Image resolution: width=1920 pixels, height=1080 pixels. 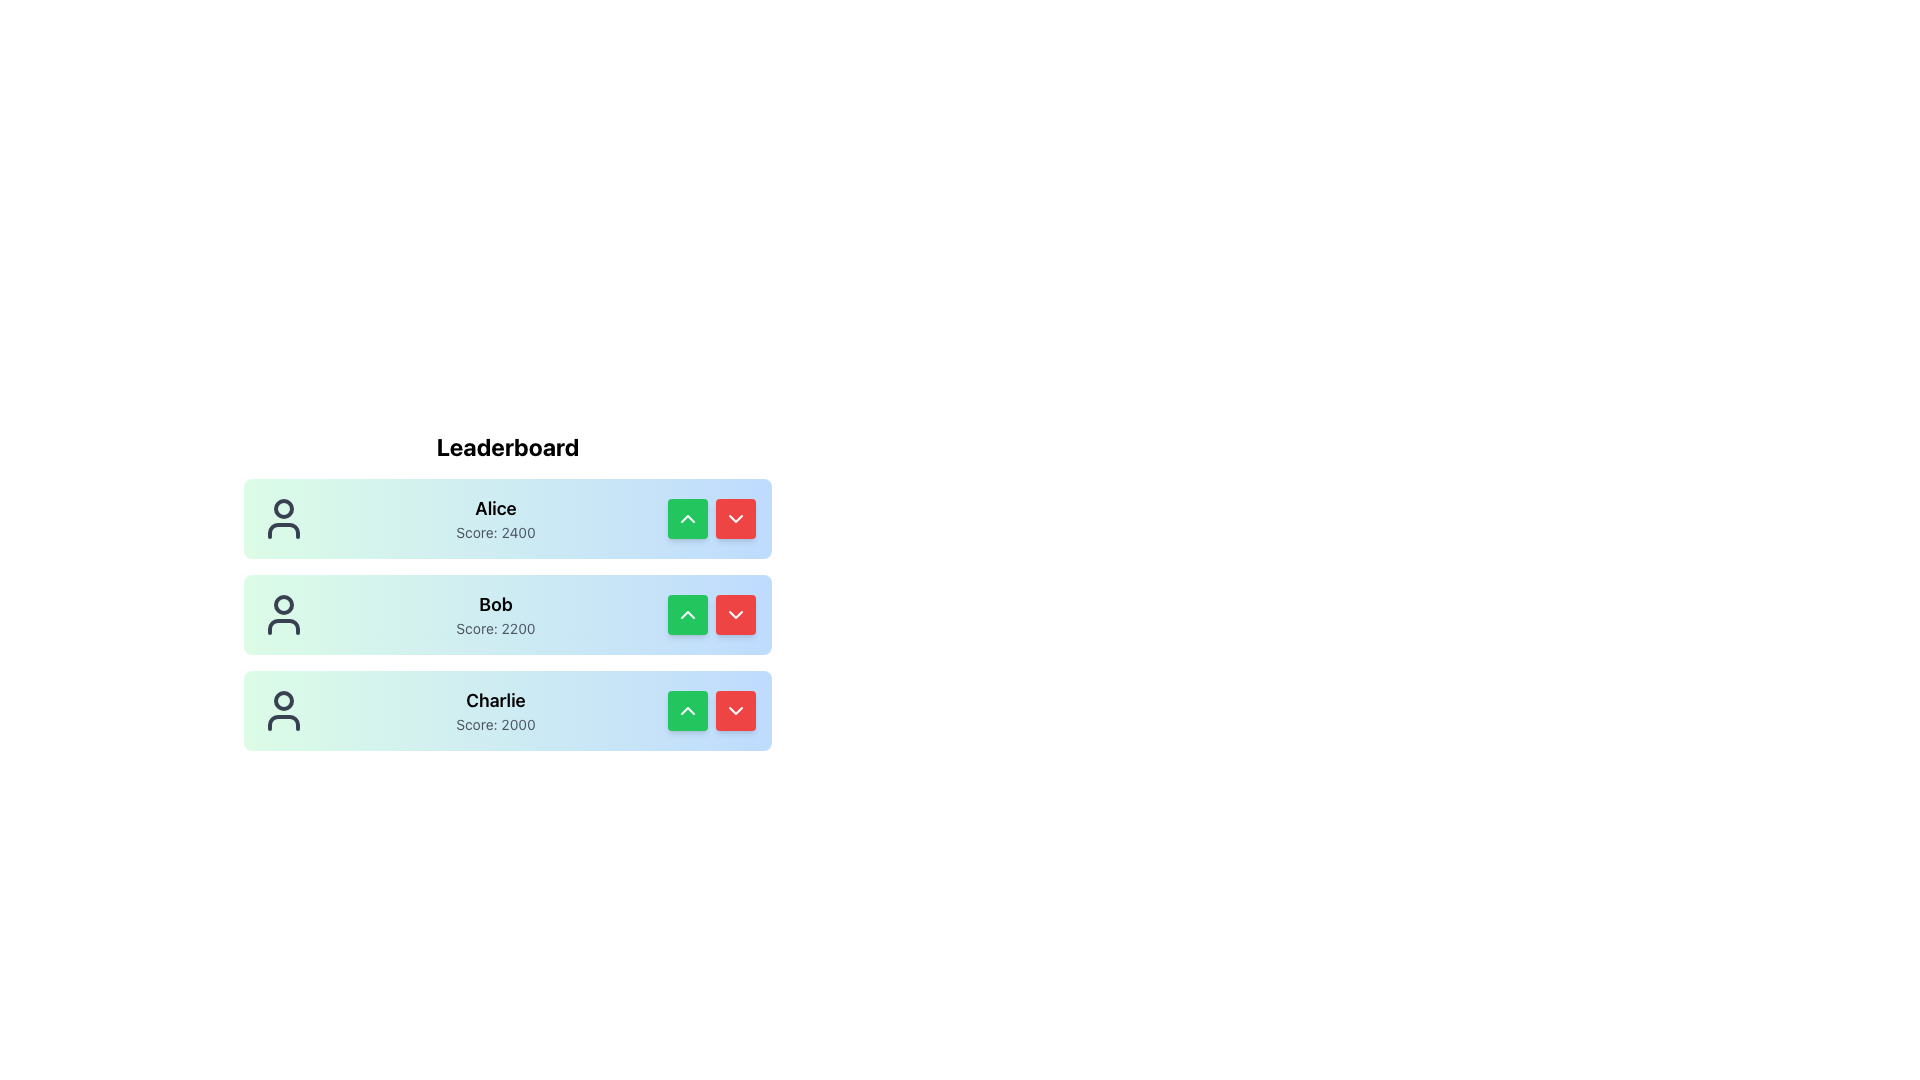 What do you see at coordinates (495, 604) in the screenshot?
I see `the text 'Bob' displayed in bold within the leaderboard section, located in the second row of the leaderboard` at bounding box center [495, 604].